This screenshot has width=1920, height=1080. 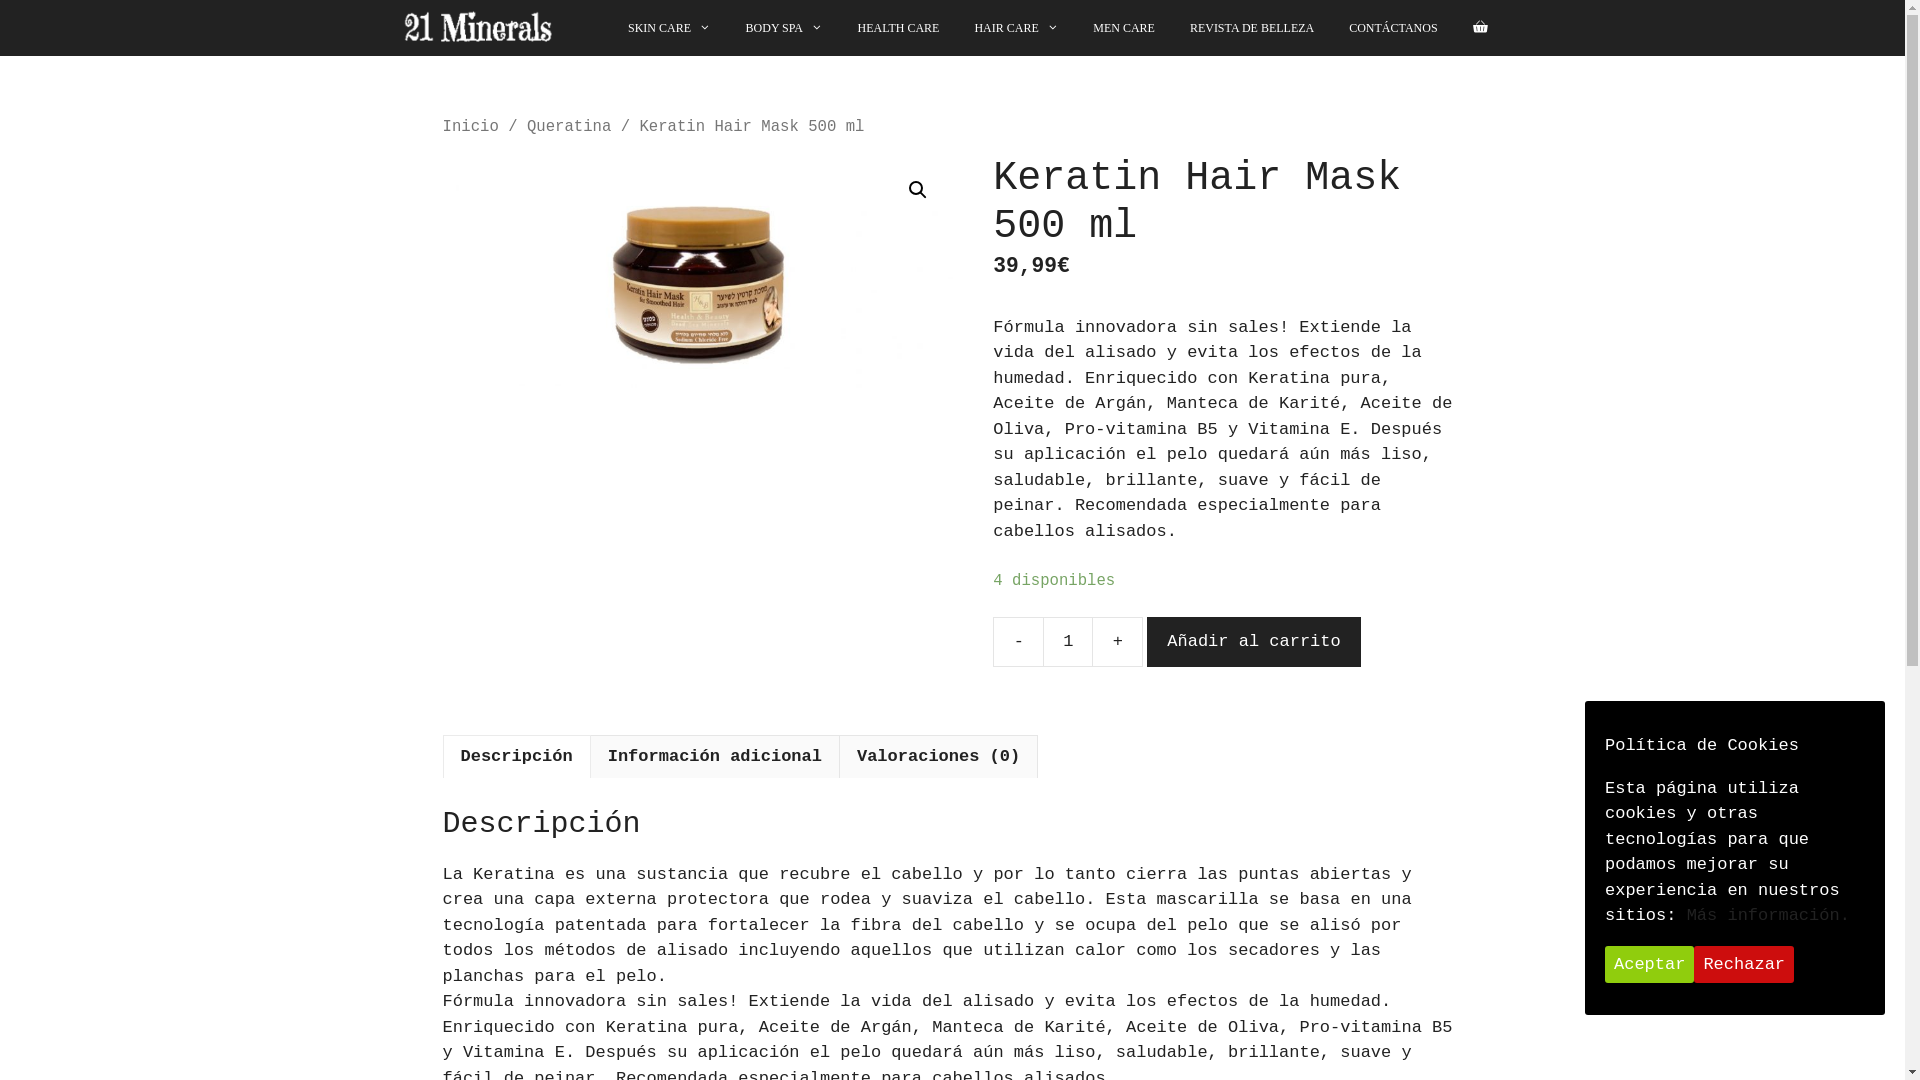 I want to click on 'REVISTA DE BELLEZA', so click(x=1175, y=27).